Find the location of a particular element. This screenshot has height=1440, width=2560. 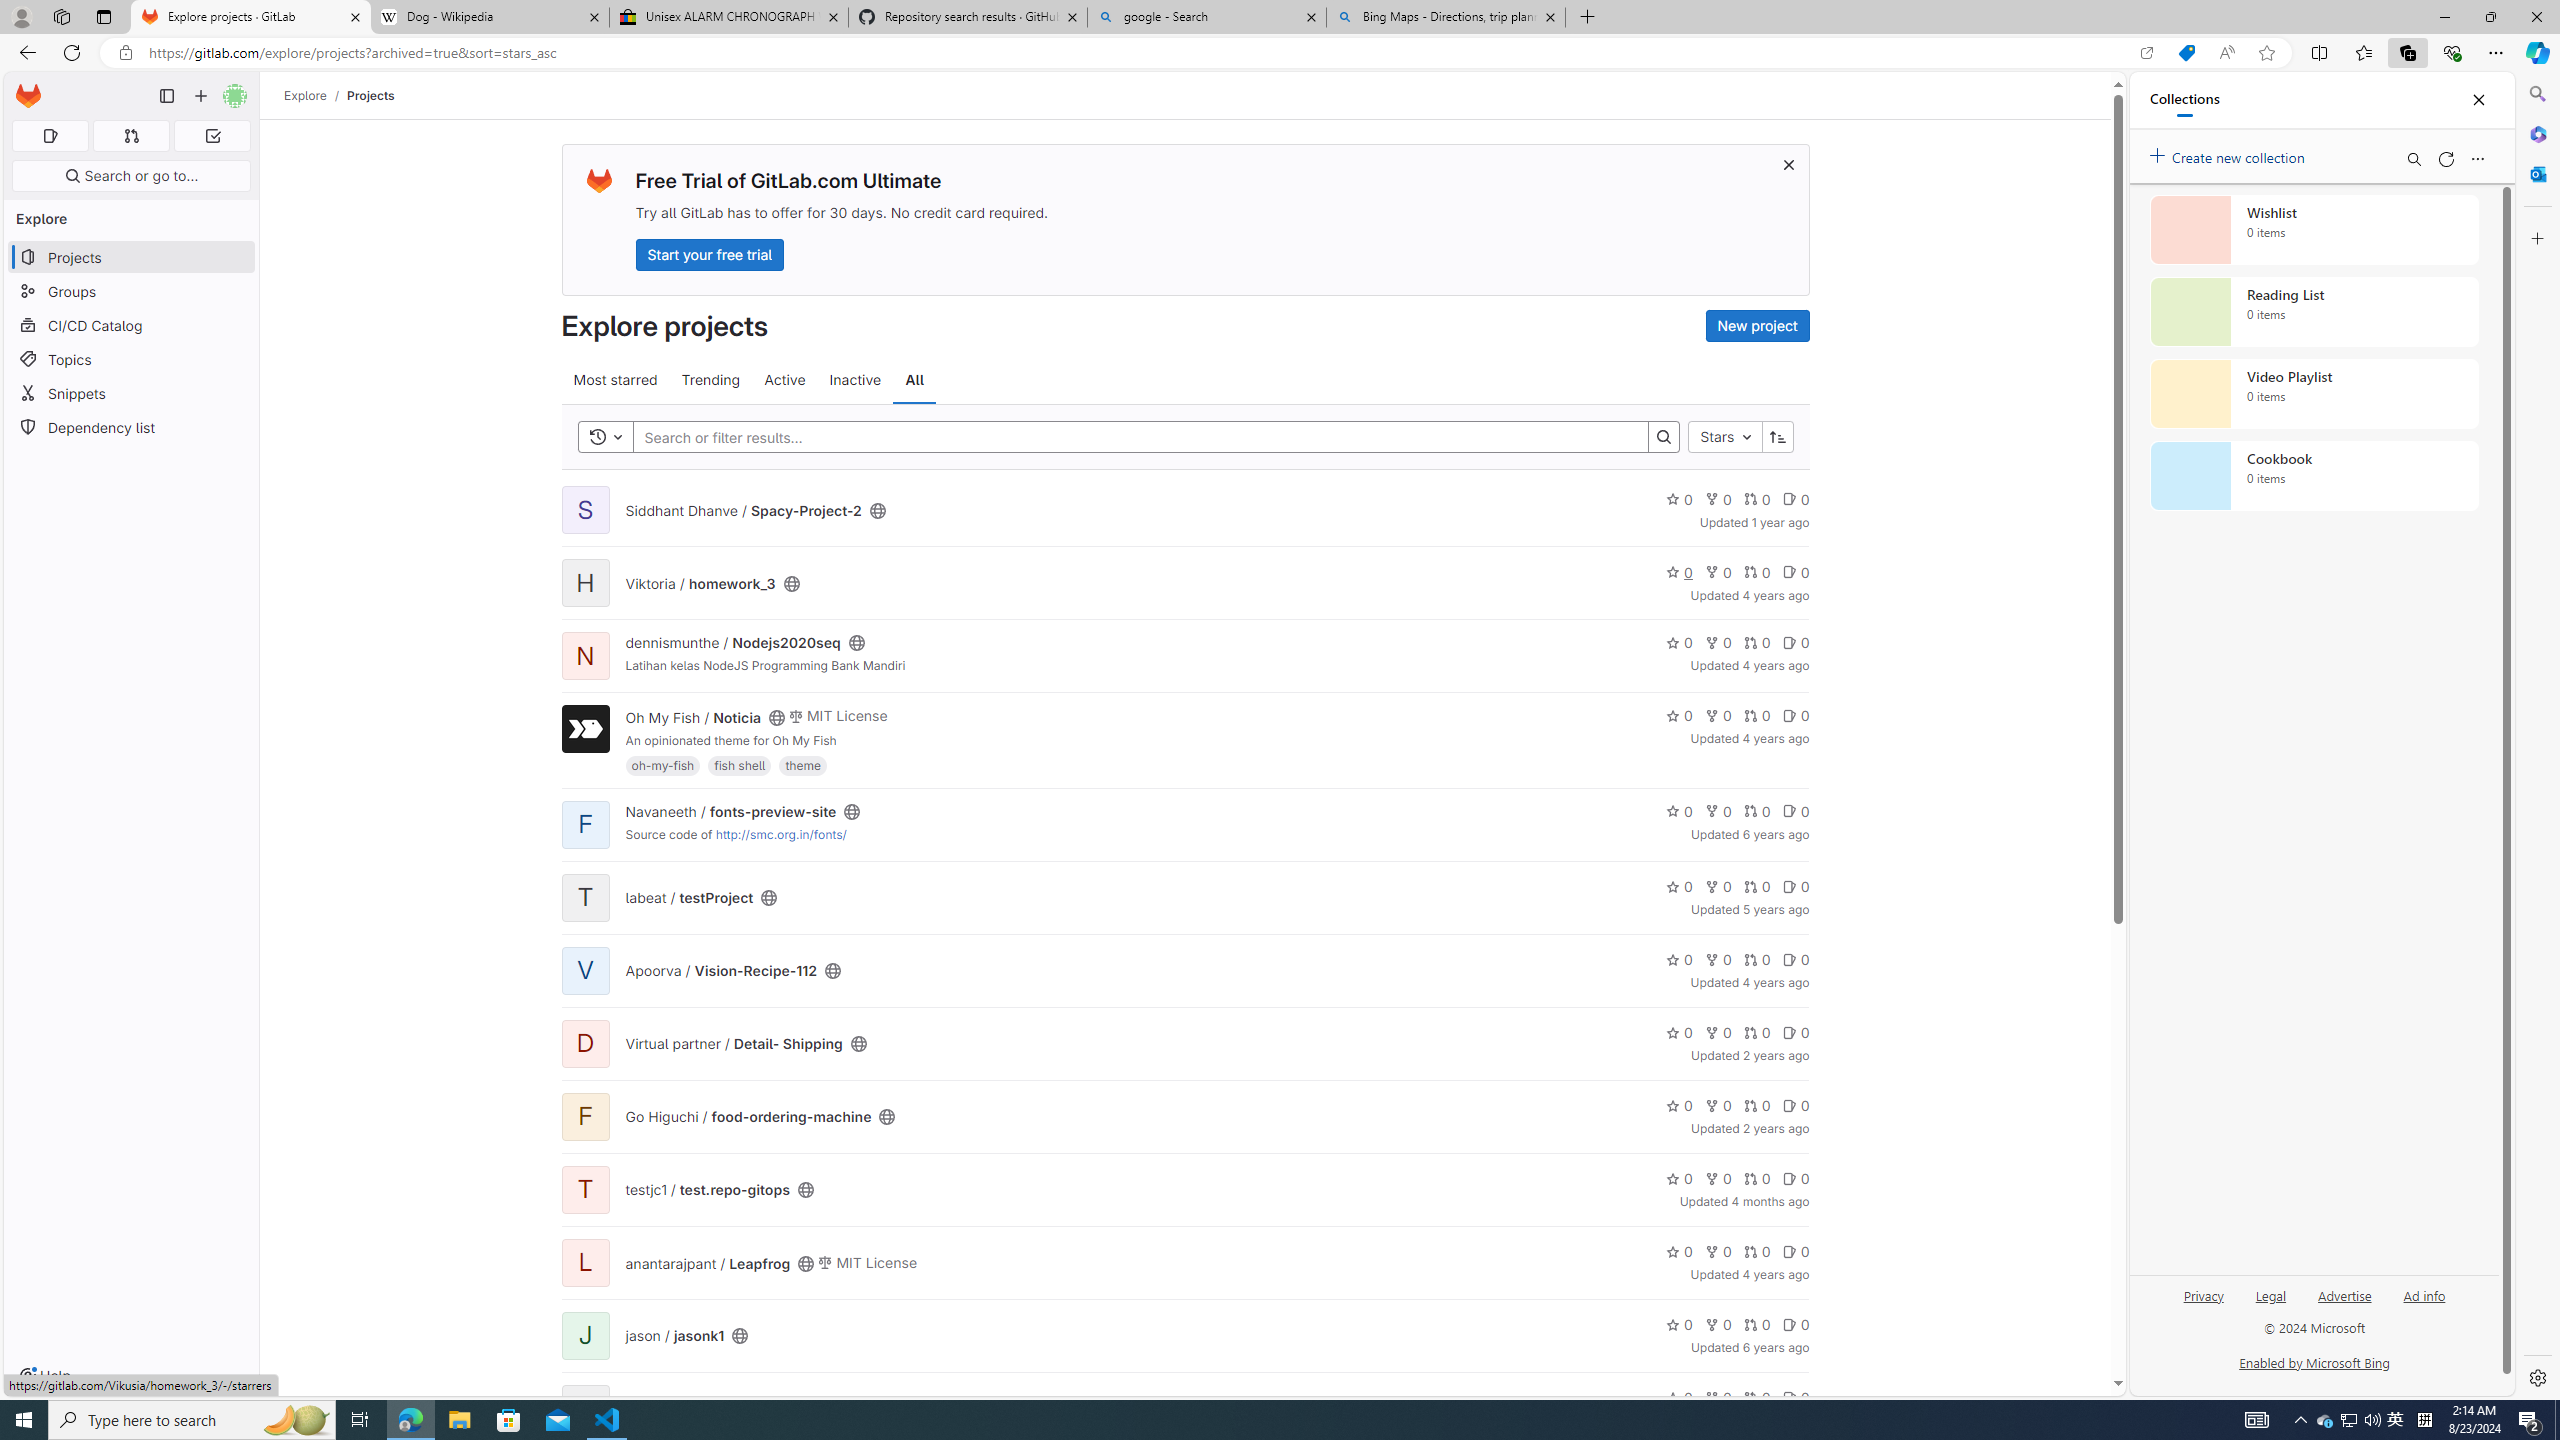

'Dismiss trial promotion' is located at coordinates (1789, 164).